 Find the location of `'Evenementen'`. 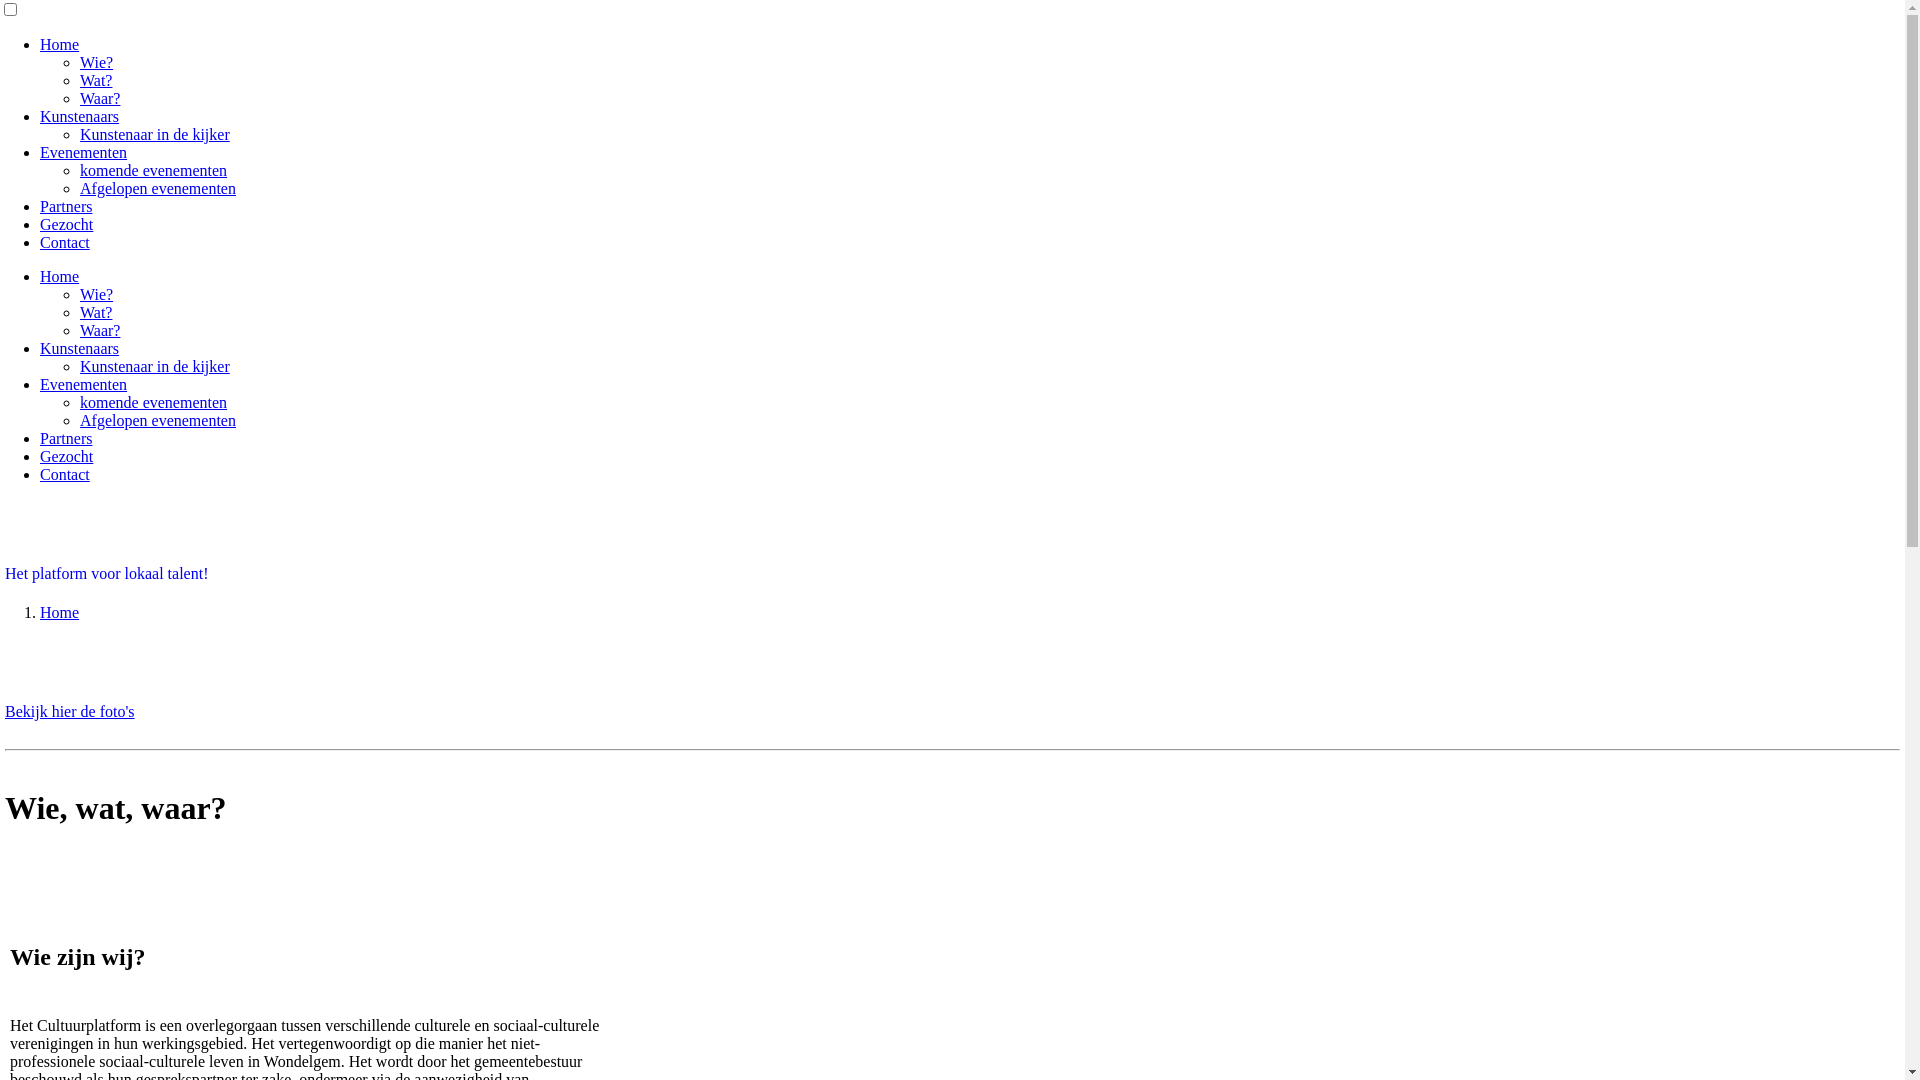

'Evenementen' is located at coordinates (82, 151).